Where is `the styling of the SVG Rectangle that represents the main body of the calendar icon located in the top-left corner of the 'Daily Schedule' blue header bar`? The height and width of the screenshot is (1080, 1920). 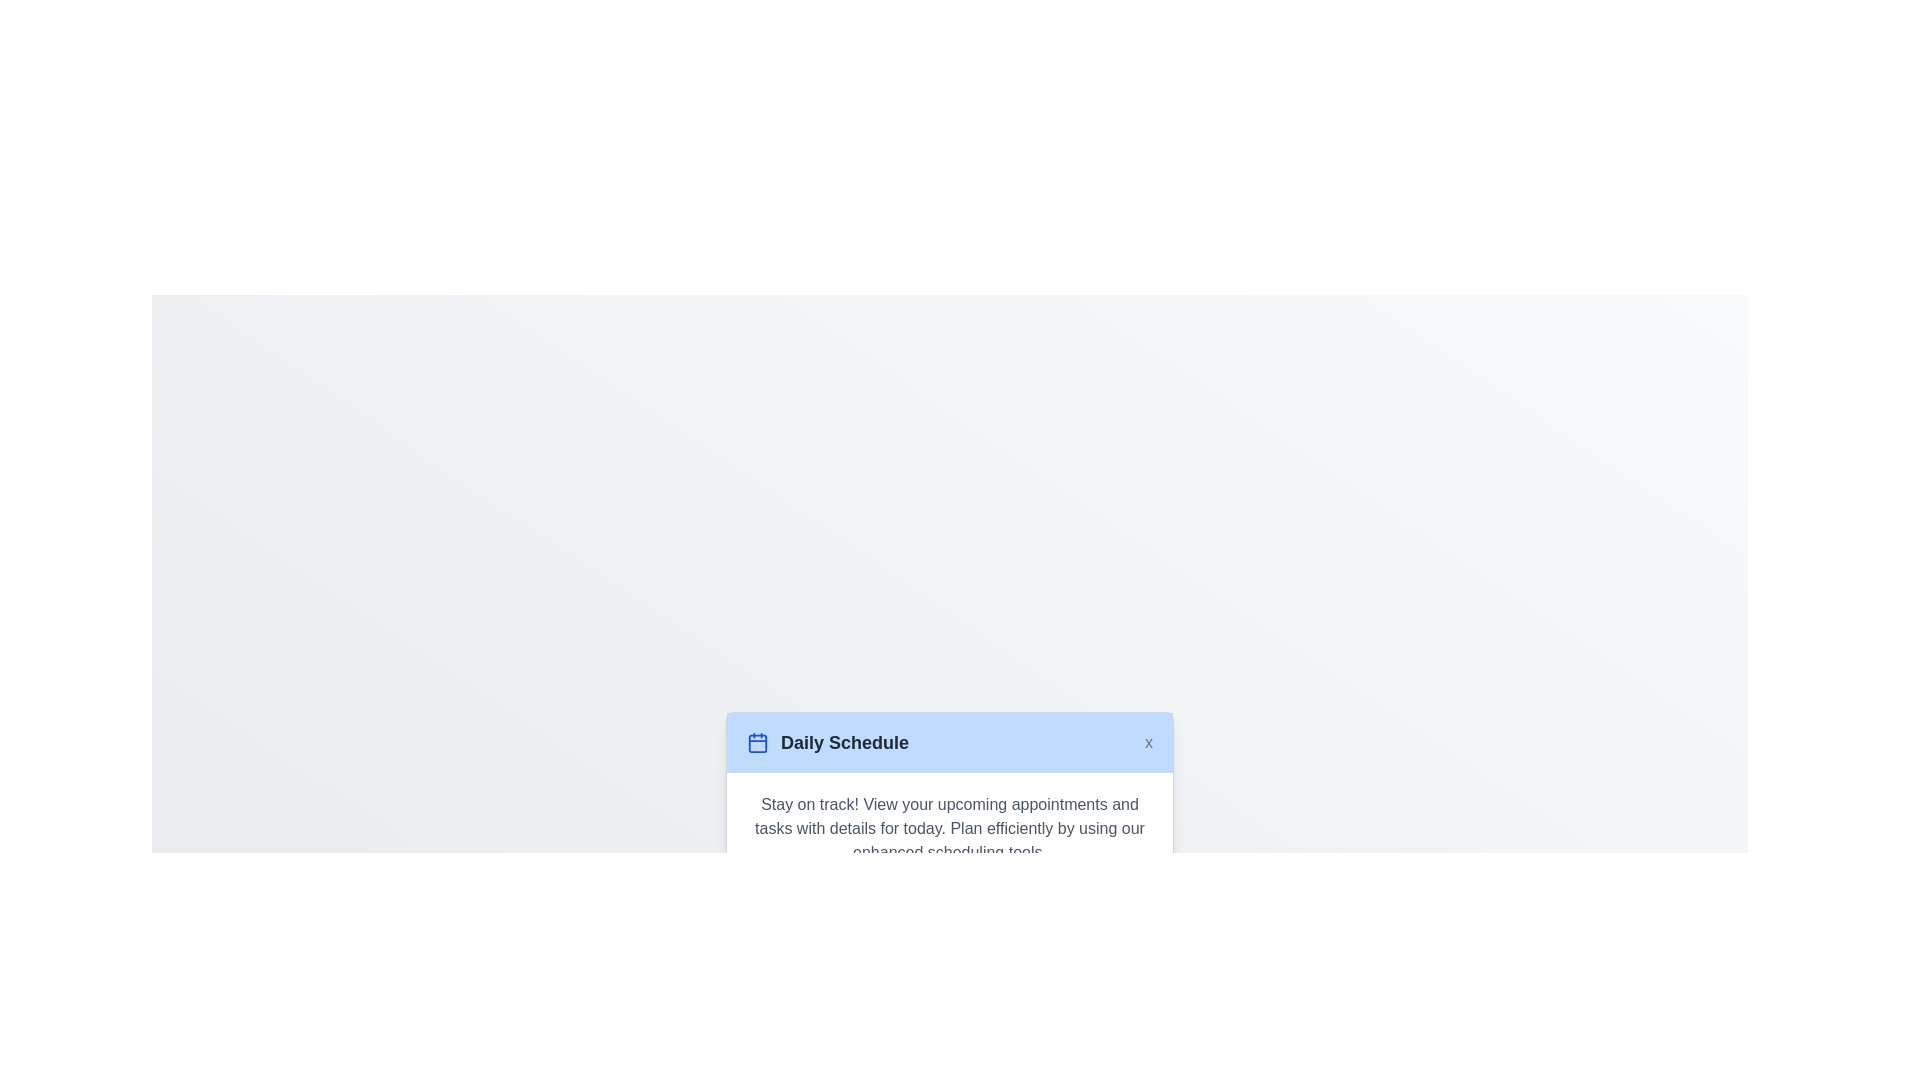
the styling of the SVG Rectangle that represents the main body of the calendar icon located in the top-left corner of the 'Daily Schedule' blue header bar is located at coordinates (757, 743).